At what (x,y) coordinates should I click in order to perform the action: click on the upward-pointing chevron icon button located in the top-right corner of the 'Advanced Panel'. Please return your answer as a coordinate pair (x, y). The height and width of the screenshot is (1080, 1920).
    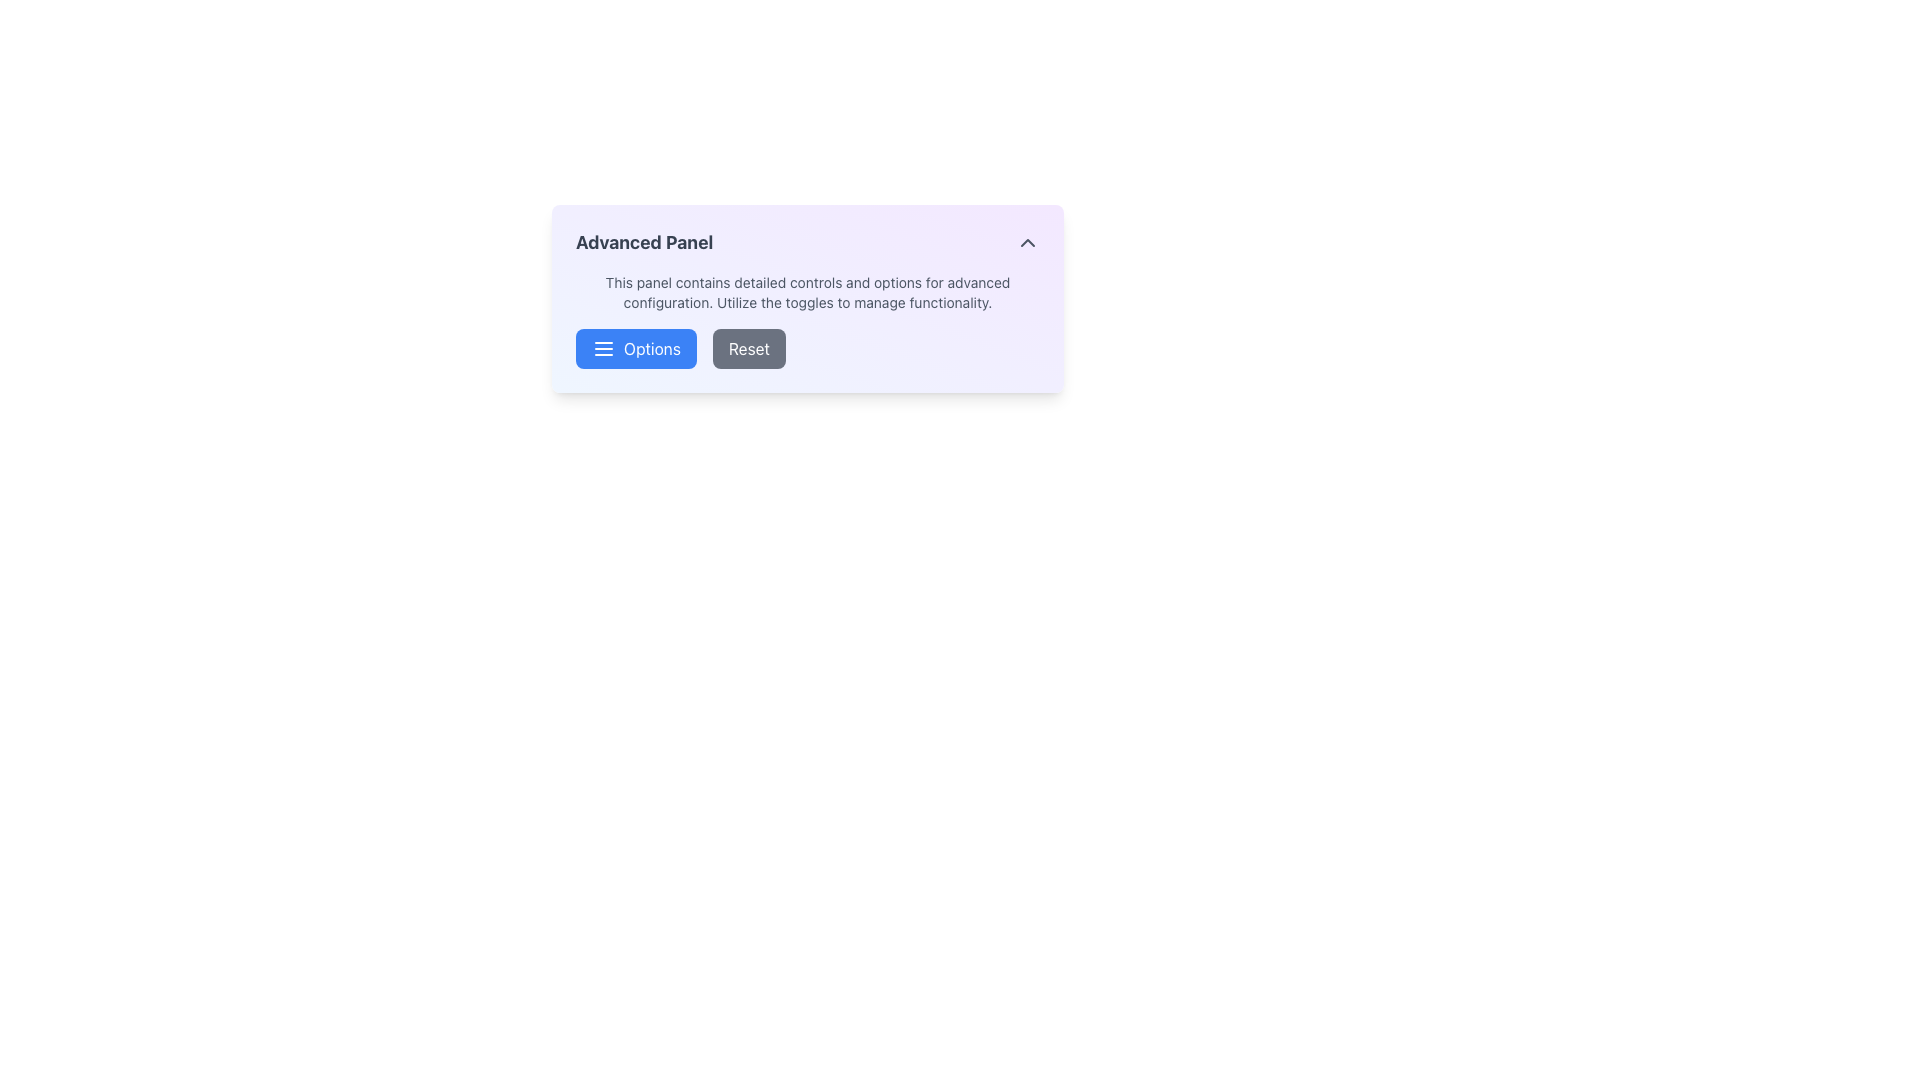
    Looking at the image, I should click on (1027, 242).